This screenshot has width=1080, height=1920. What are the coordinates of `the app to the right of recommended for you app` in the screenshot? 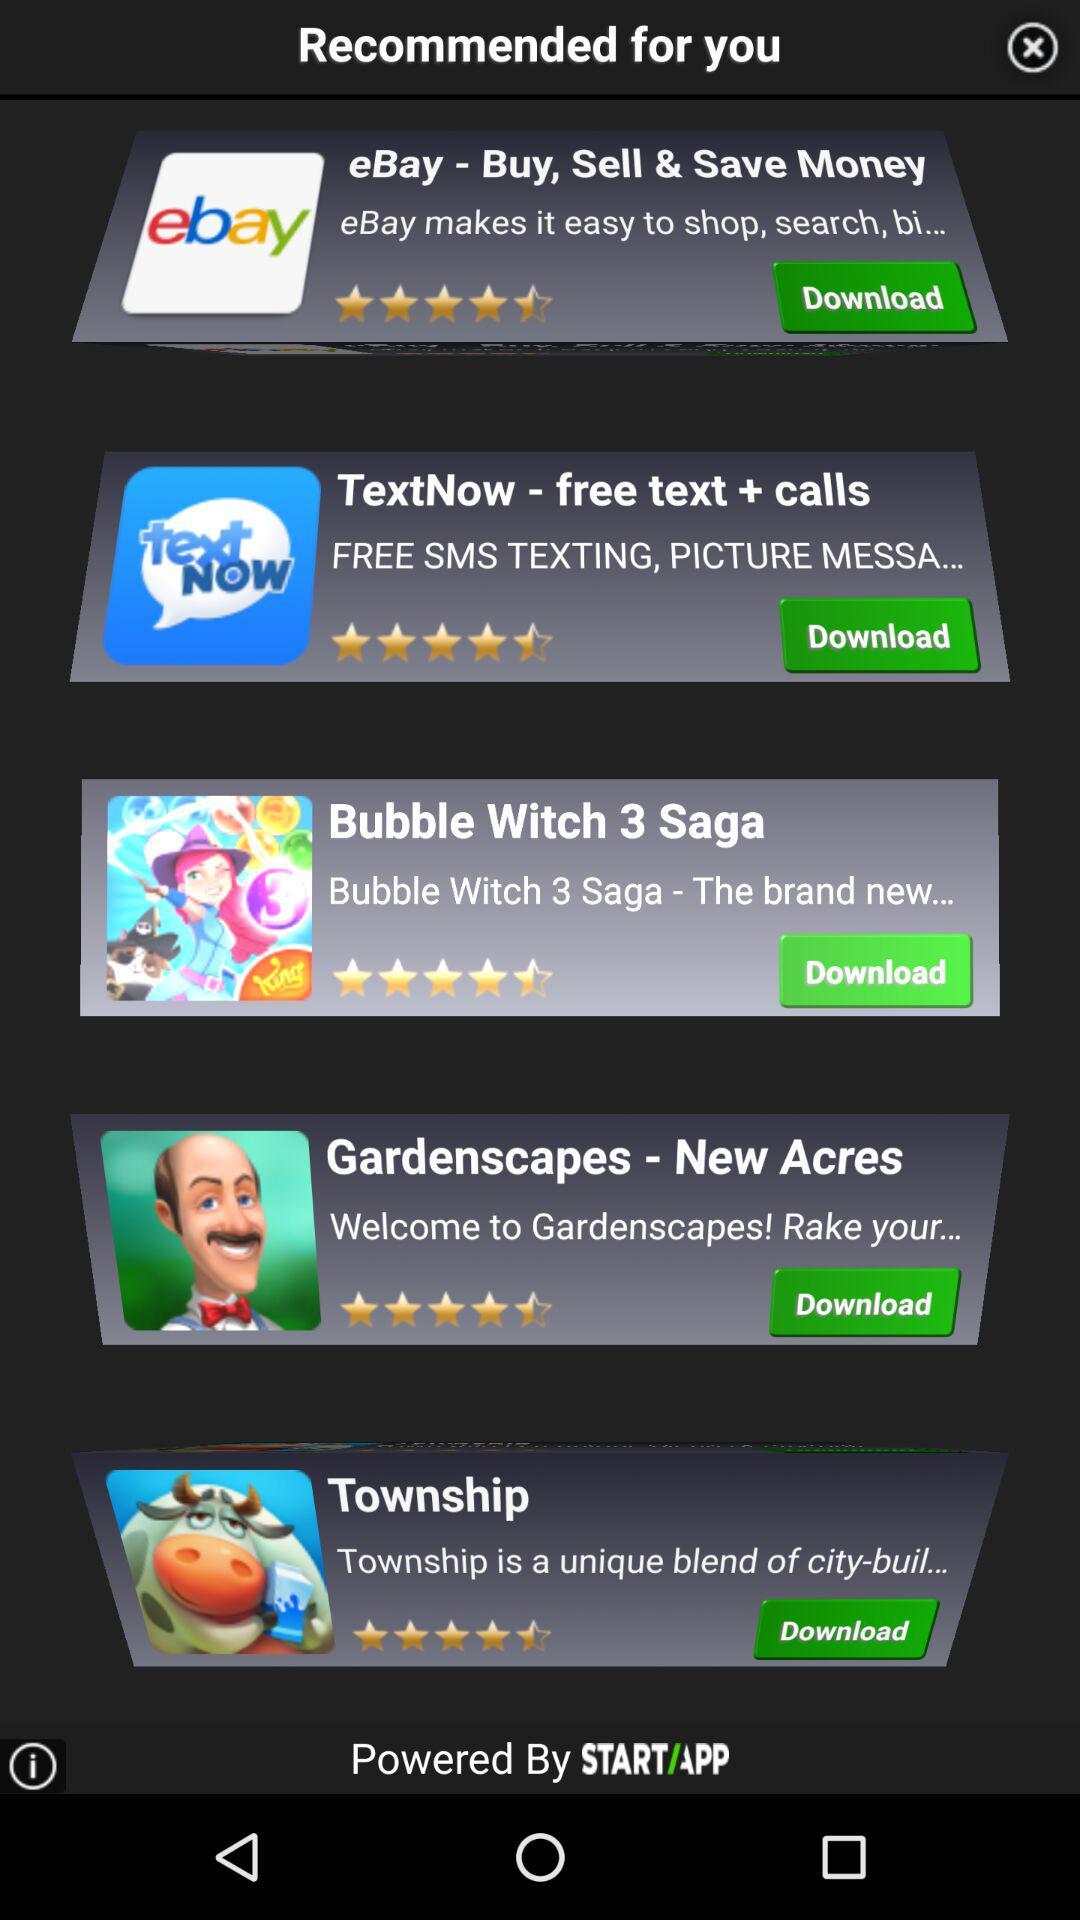 It's located at (1032, 47).